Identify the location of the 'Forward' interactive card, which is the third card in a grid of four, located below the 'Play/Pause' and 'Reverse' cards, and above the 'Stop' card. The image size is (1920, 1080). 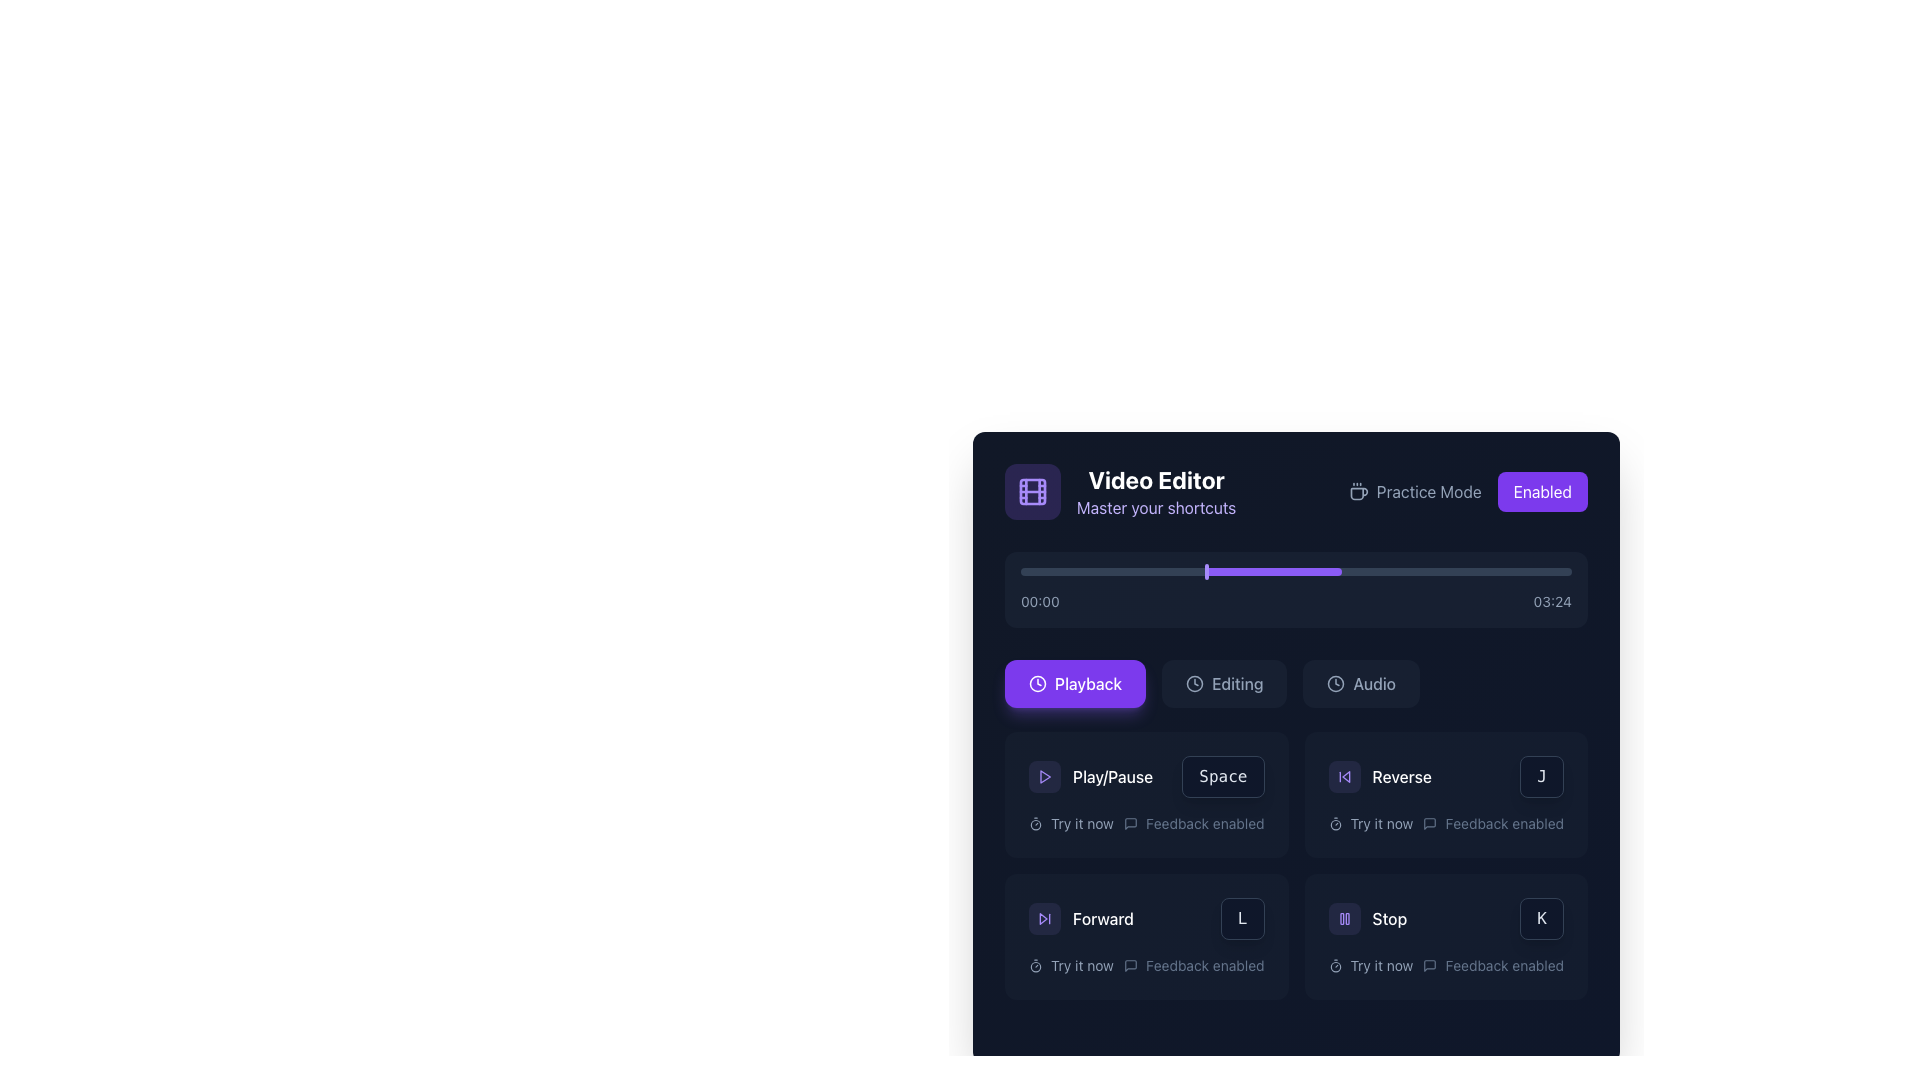
(1146, 937).